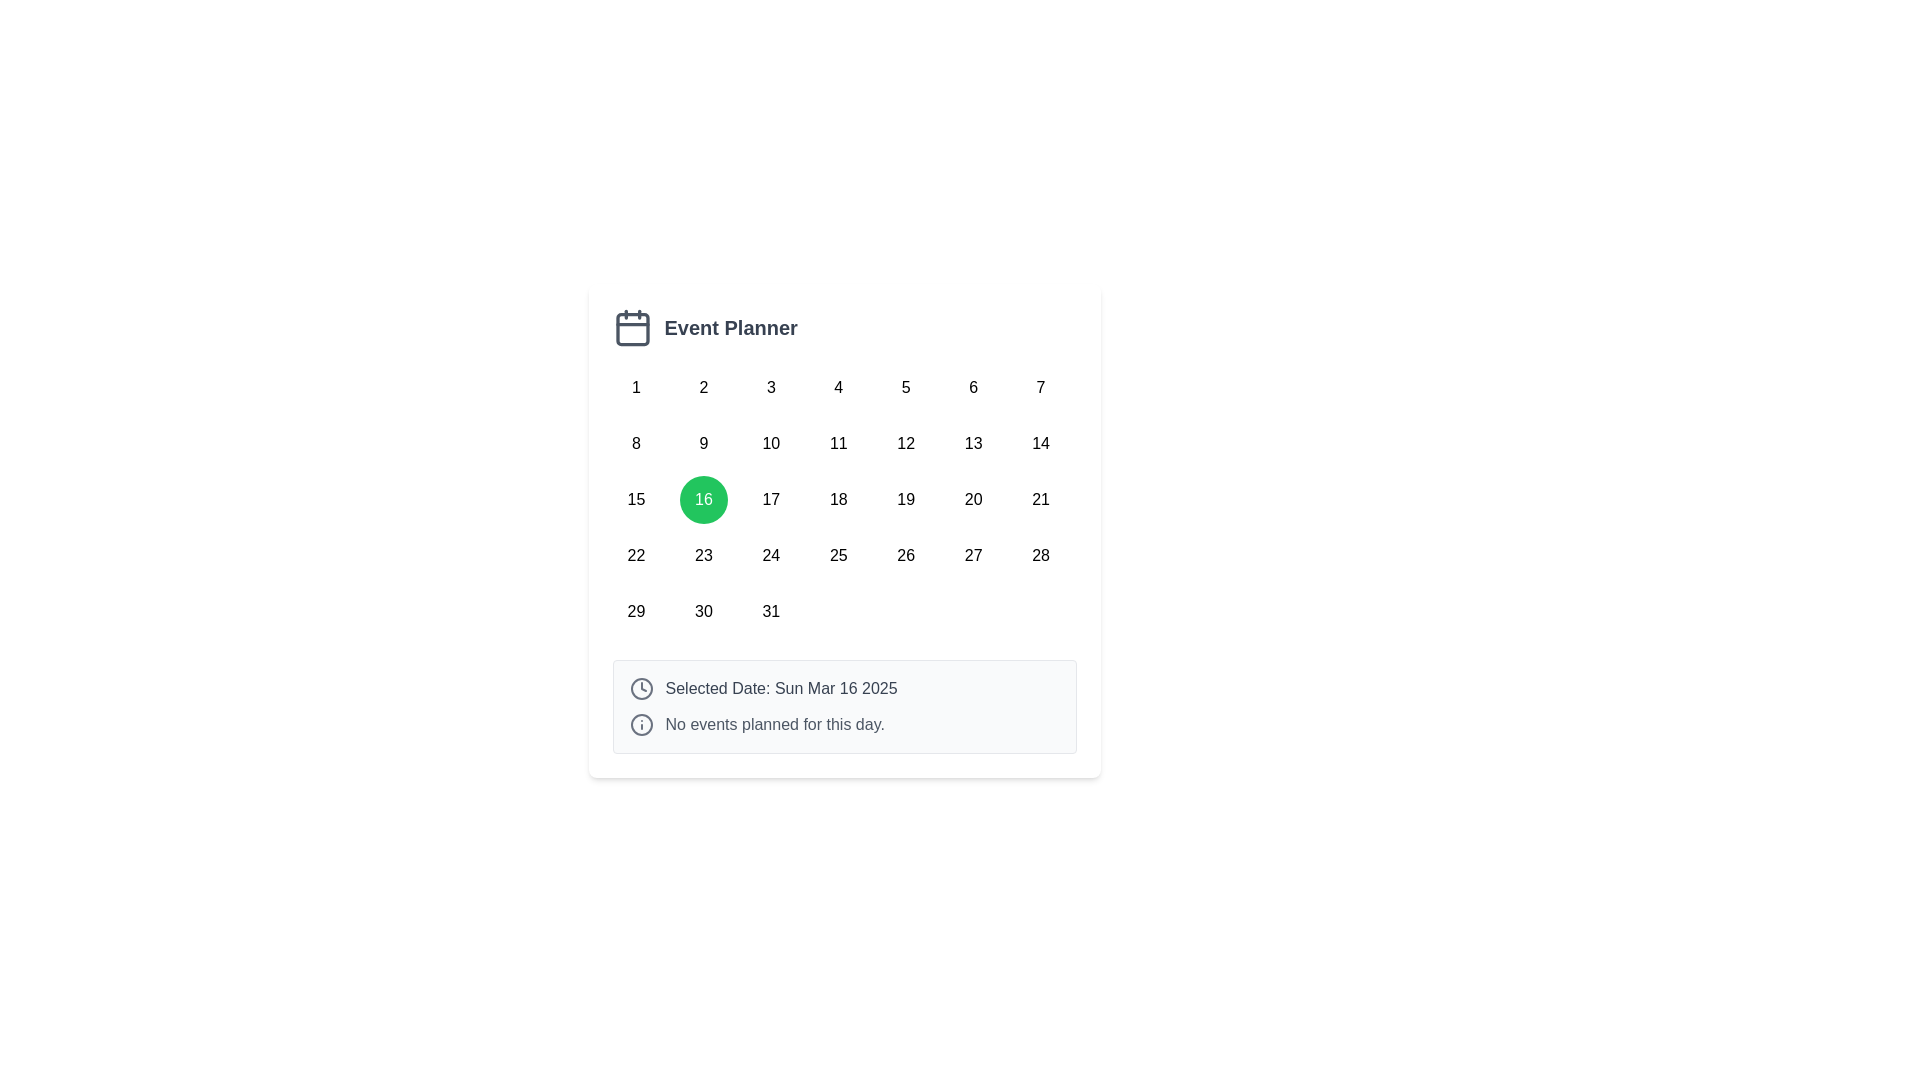 The image size is (1920, 1080). Describe the element at coordinates (641, 725) in the screenshot. I see `the informational icon styled as an outlined circle with a vertical line at the center, located to the left of the text 'No events planned for this day.' in the lower part of the calendar interface` at that location.